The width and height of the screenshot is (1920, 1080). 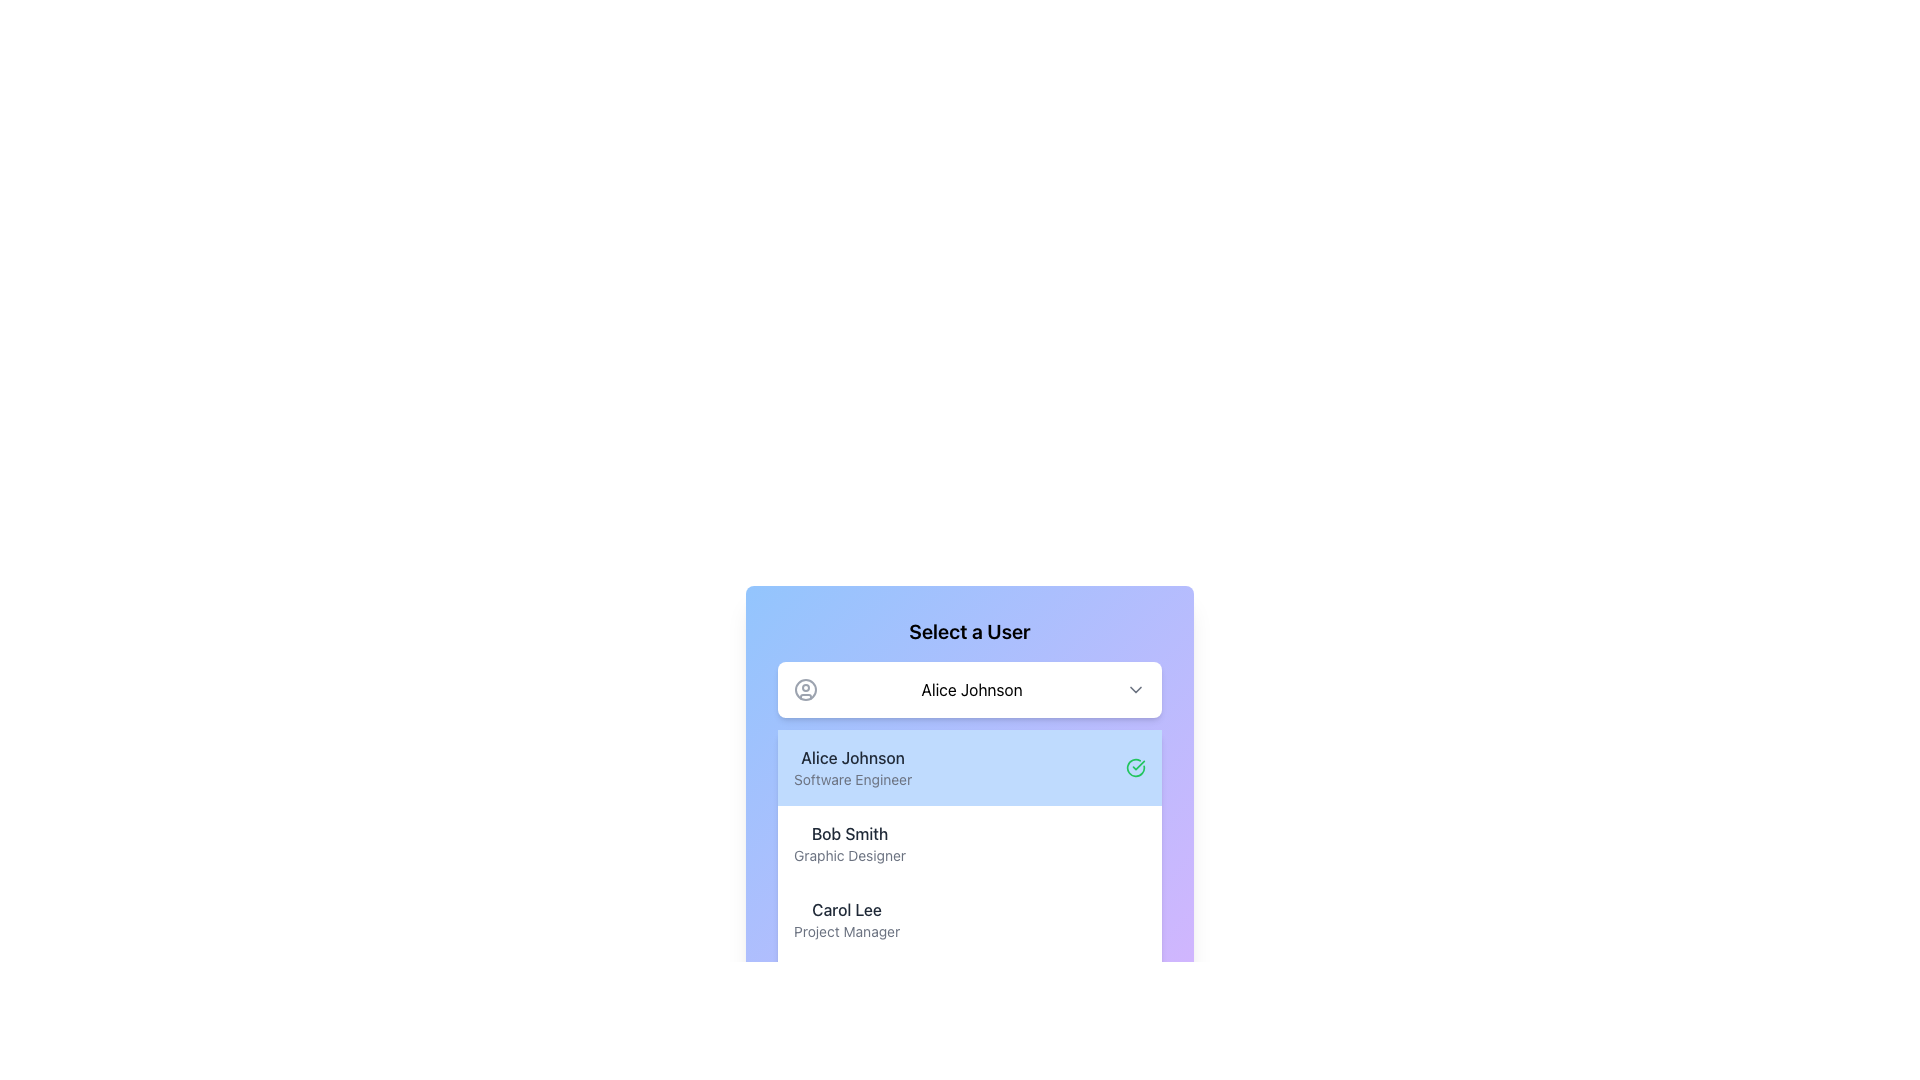 I want to click on the dropdown trigger for selecting or displaying the active user, located below the 'Select a User' header, so click(x=969, y=689).